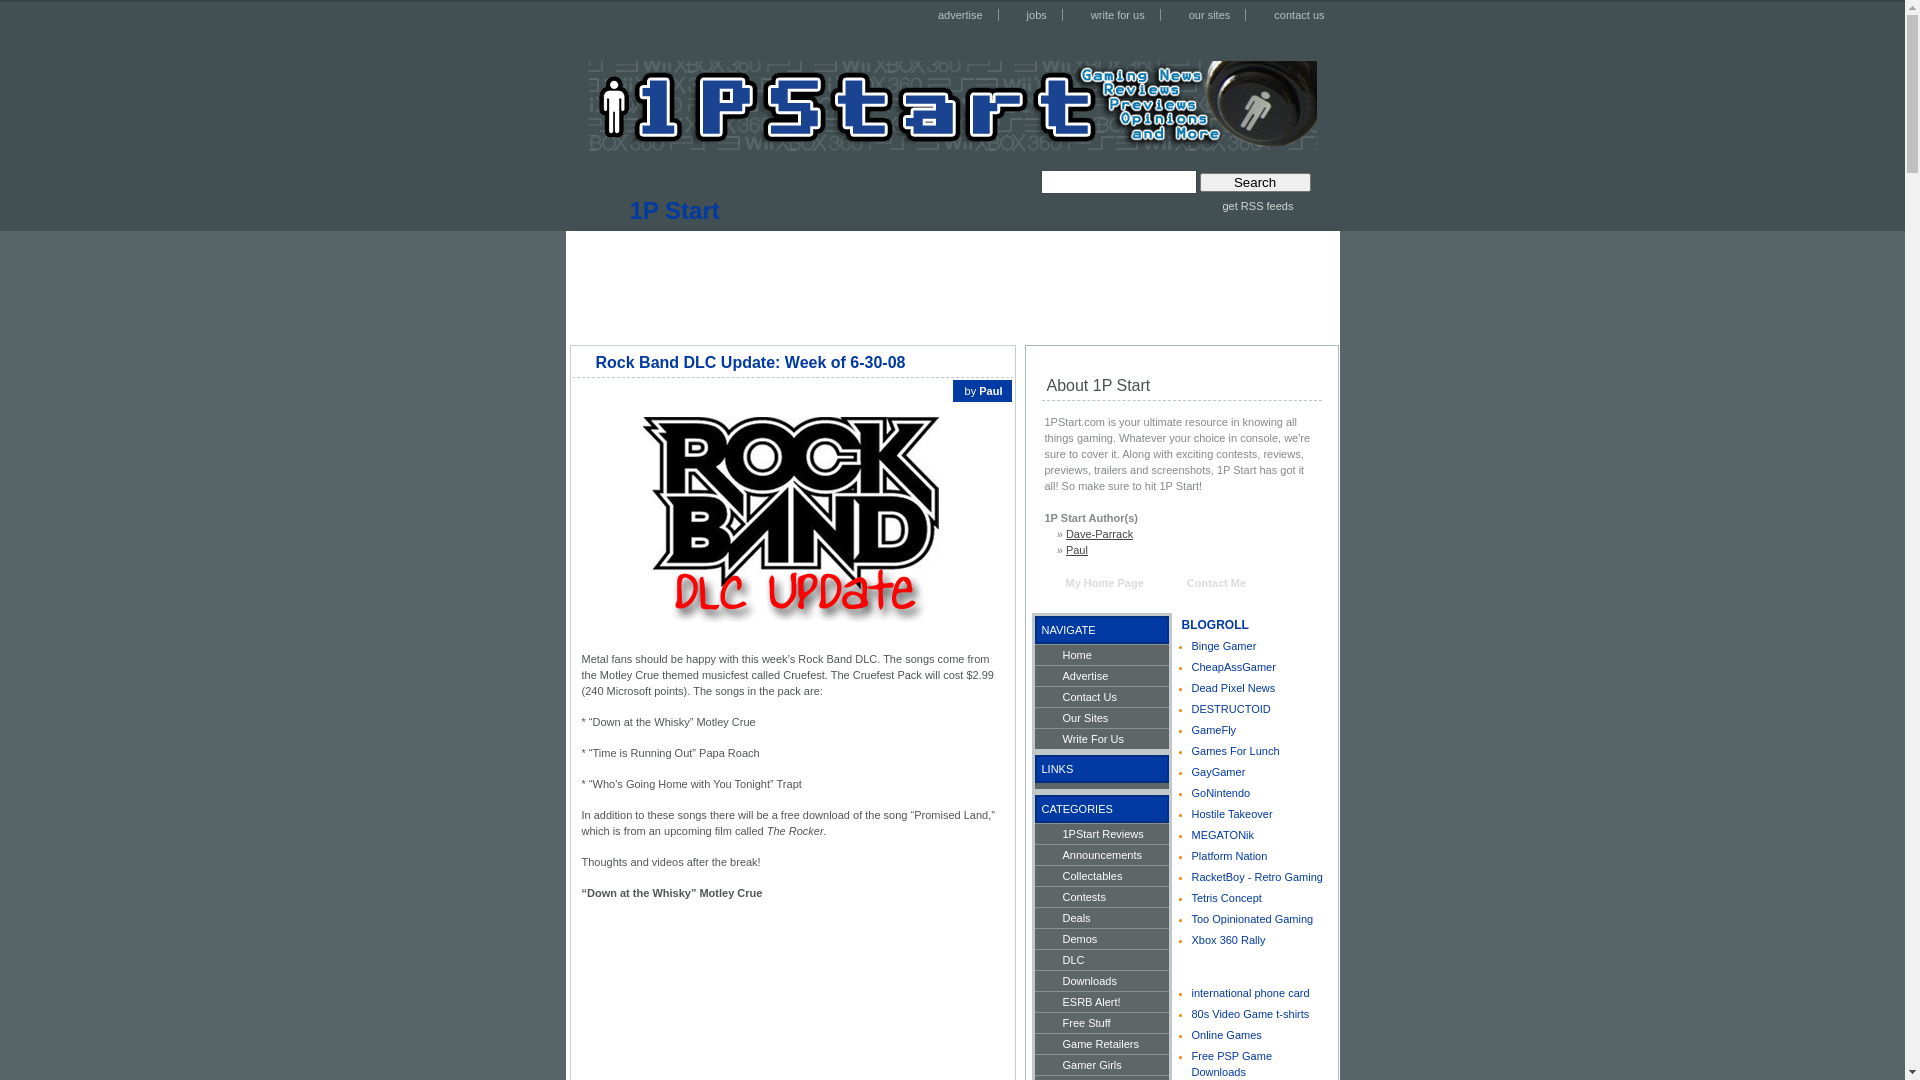  What do you see at coordinates (1222, 834) in the screenshot?
I see `'MEGATONik'` at bounding box center [1222, 834].